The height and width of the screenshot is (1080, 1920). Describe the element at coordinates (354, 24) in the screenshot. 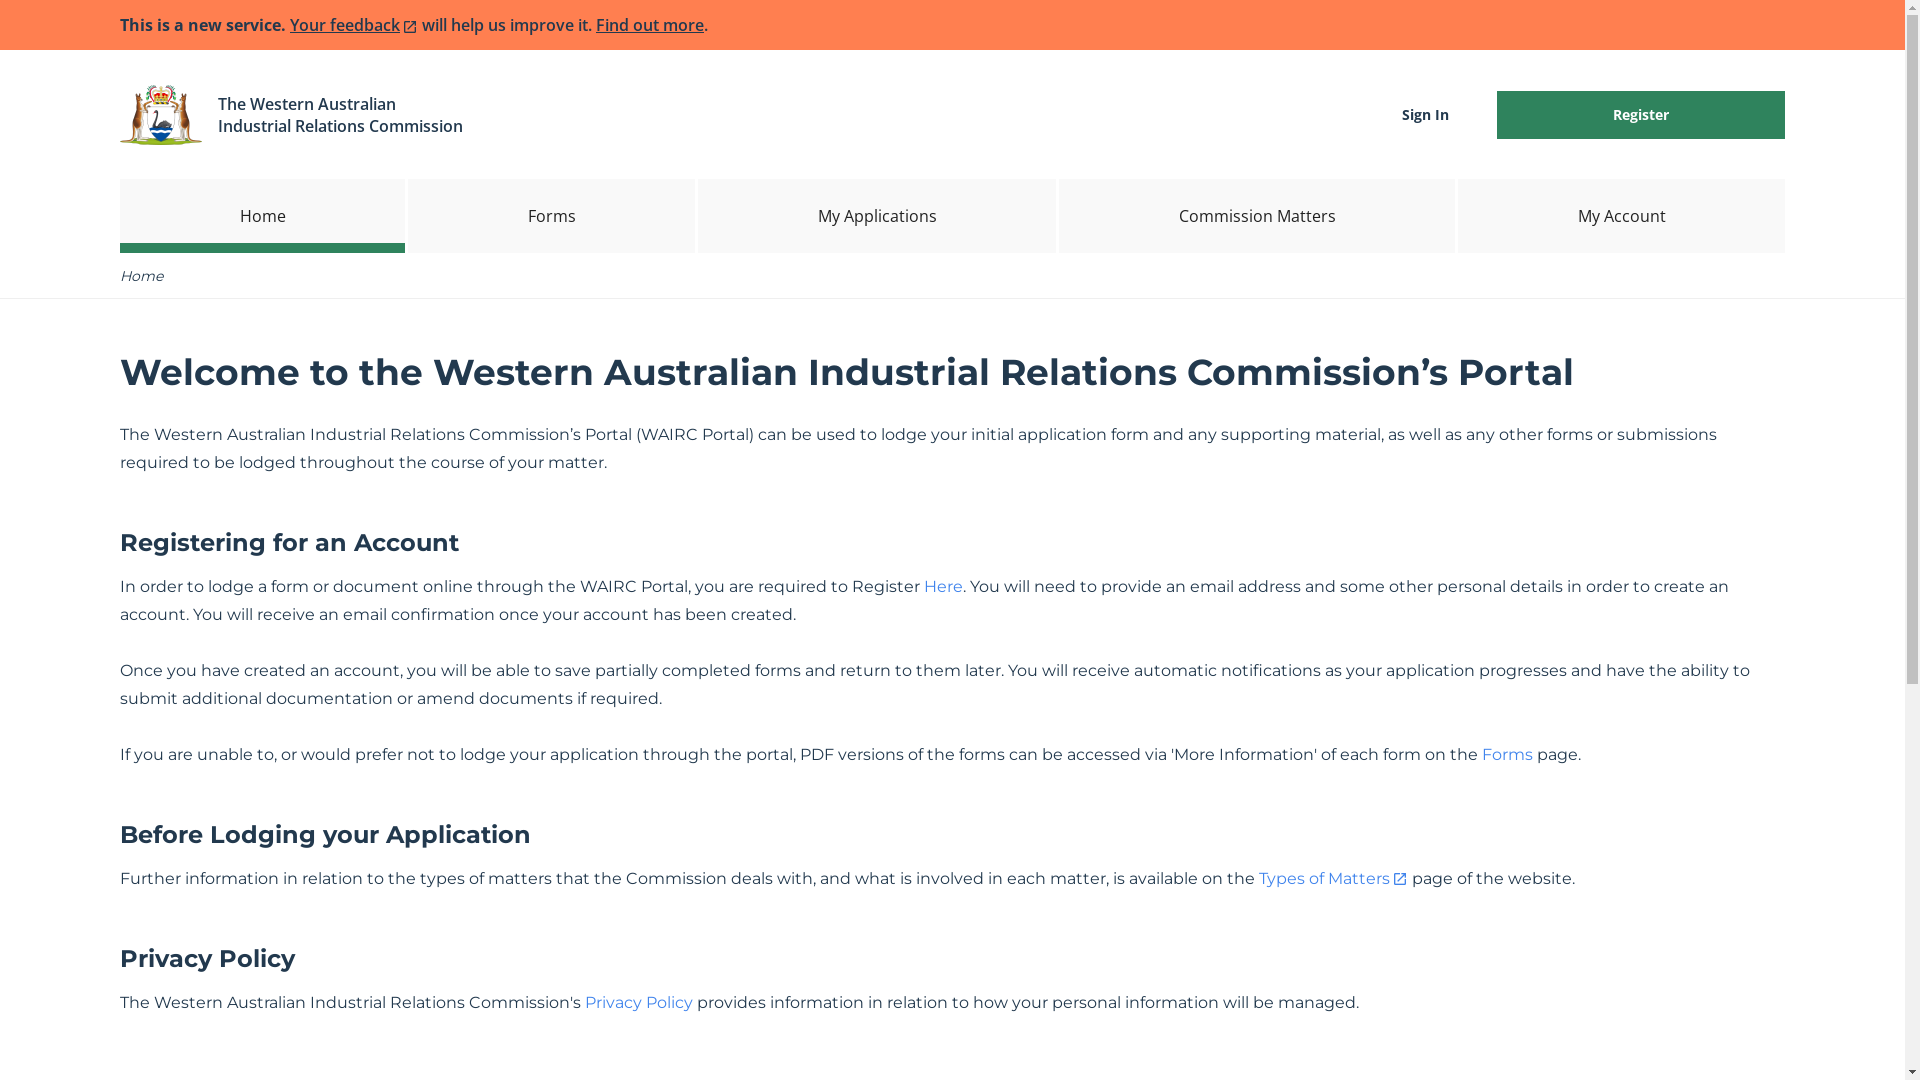

I see `'Your feedbackopen_in_new'` at that location.